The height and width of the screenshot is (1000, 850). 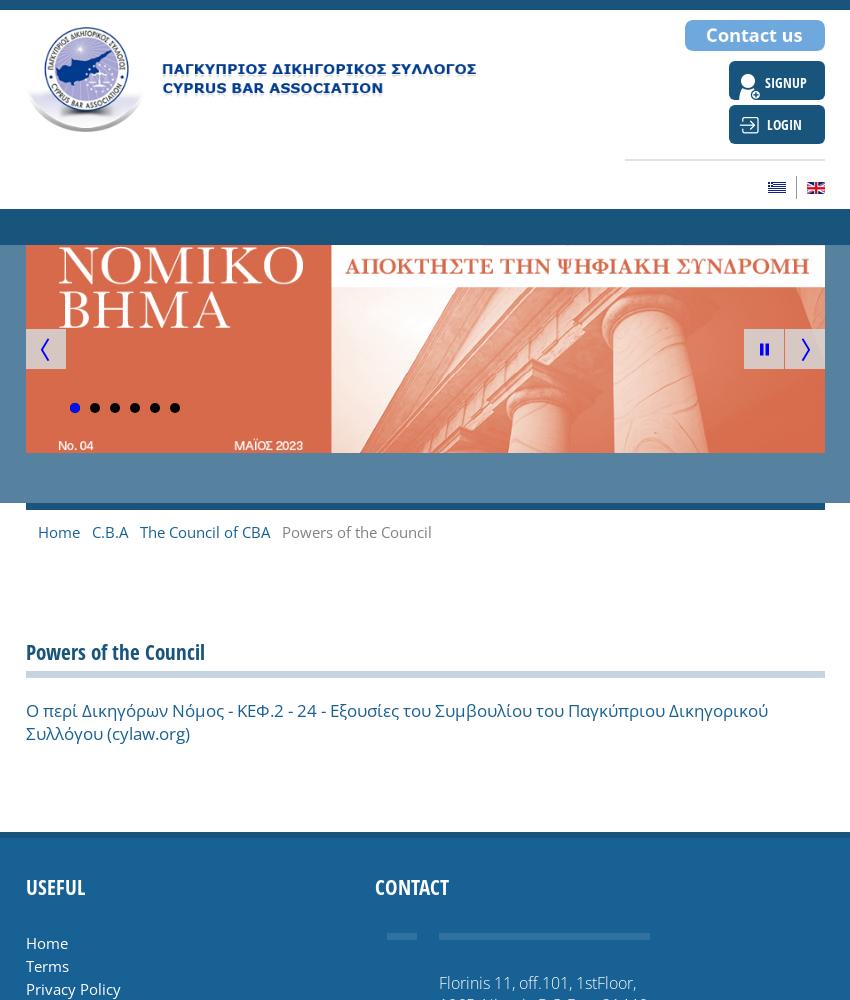 I want to click on 'Ο περί Δικηγόρων Νόμος - ΚΕΦ.2 - 24 - Εξoυσίες τoυ Συμβoυλίoυ τoυ Παγκύπριoυ Δικηγoρικoύ Συλλόγoυ (cylaw.org)', so click(x=396, y=721).